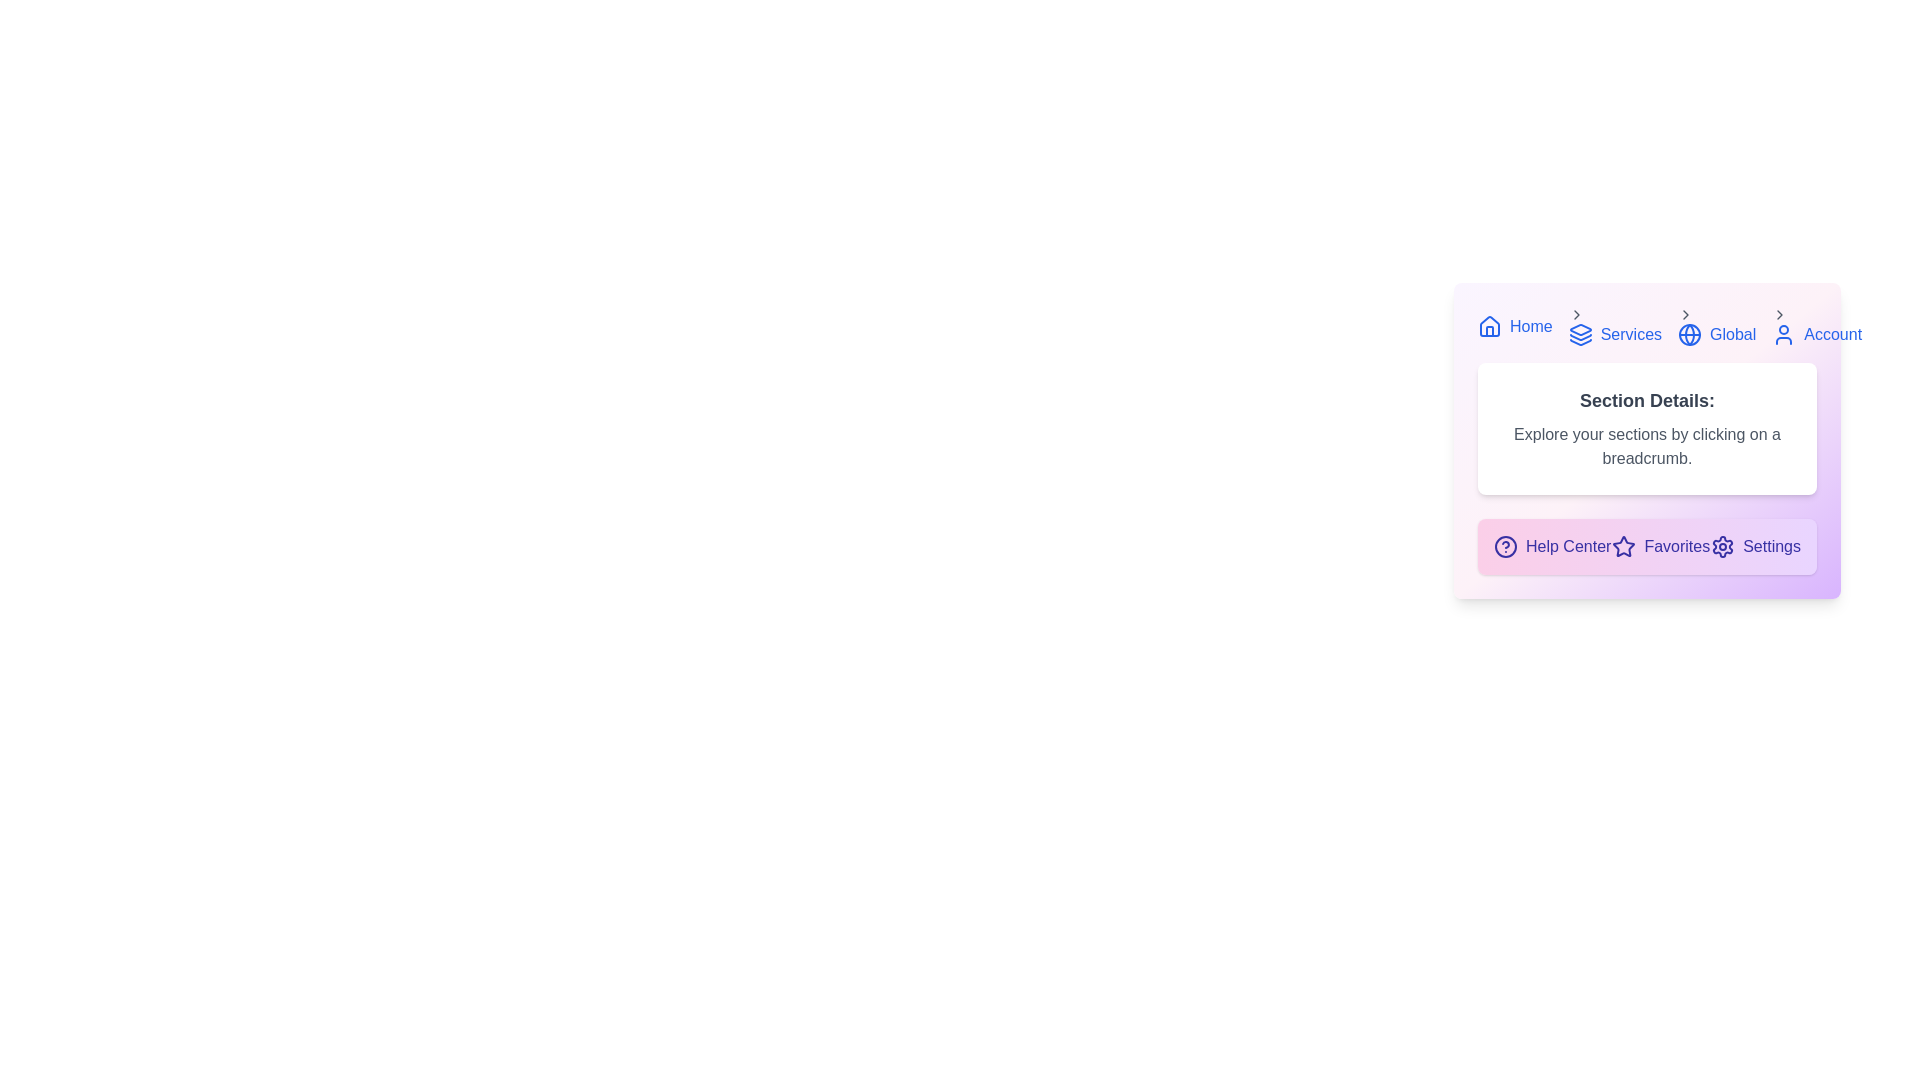 Image resolution: width=1920 pixels, height=1080 pixels. What do you see at coordinates (1722, 547) in the screenshot?
I see `the intricate gear-shaped icon at the bottom right of the interface` at bounding box center [1722, 547].